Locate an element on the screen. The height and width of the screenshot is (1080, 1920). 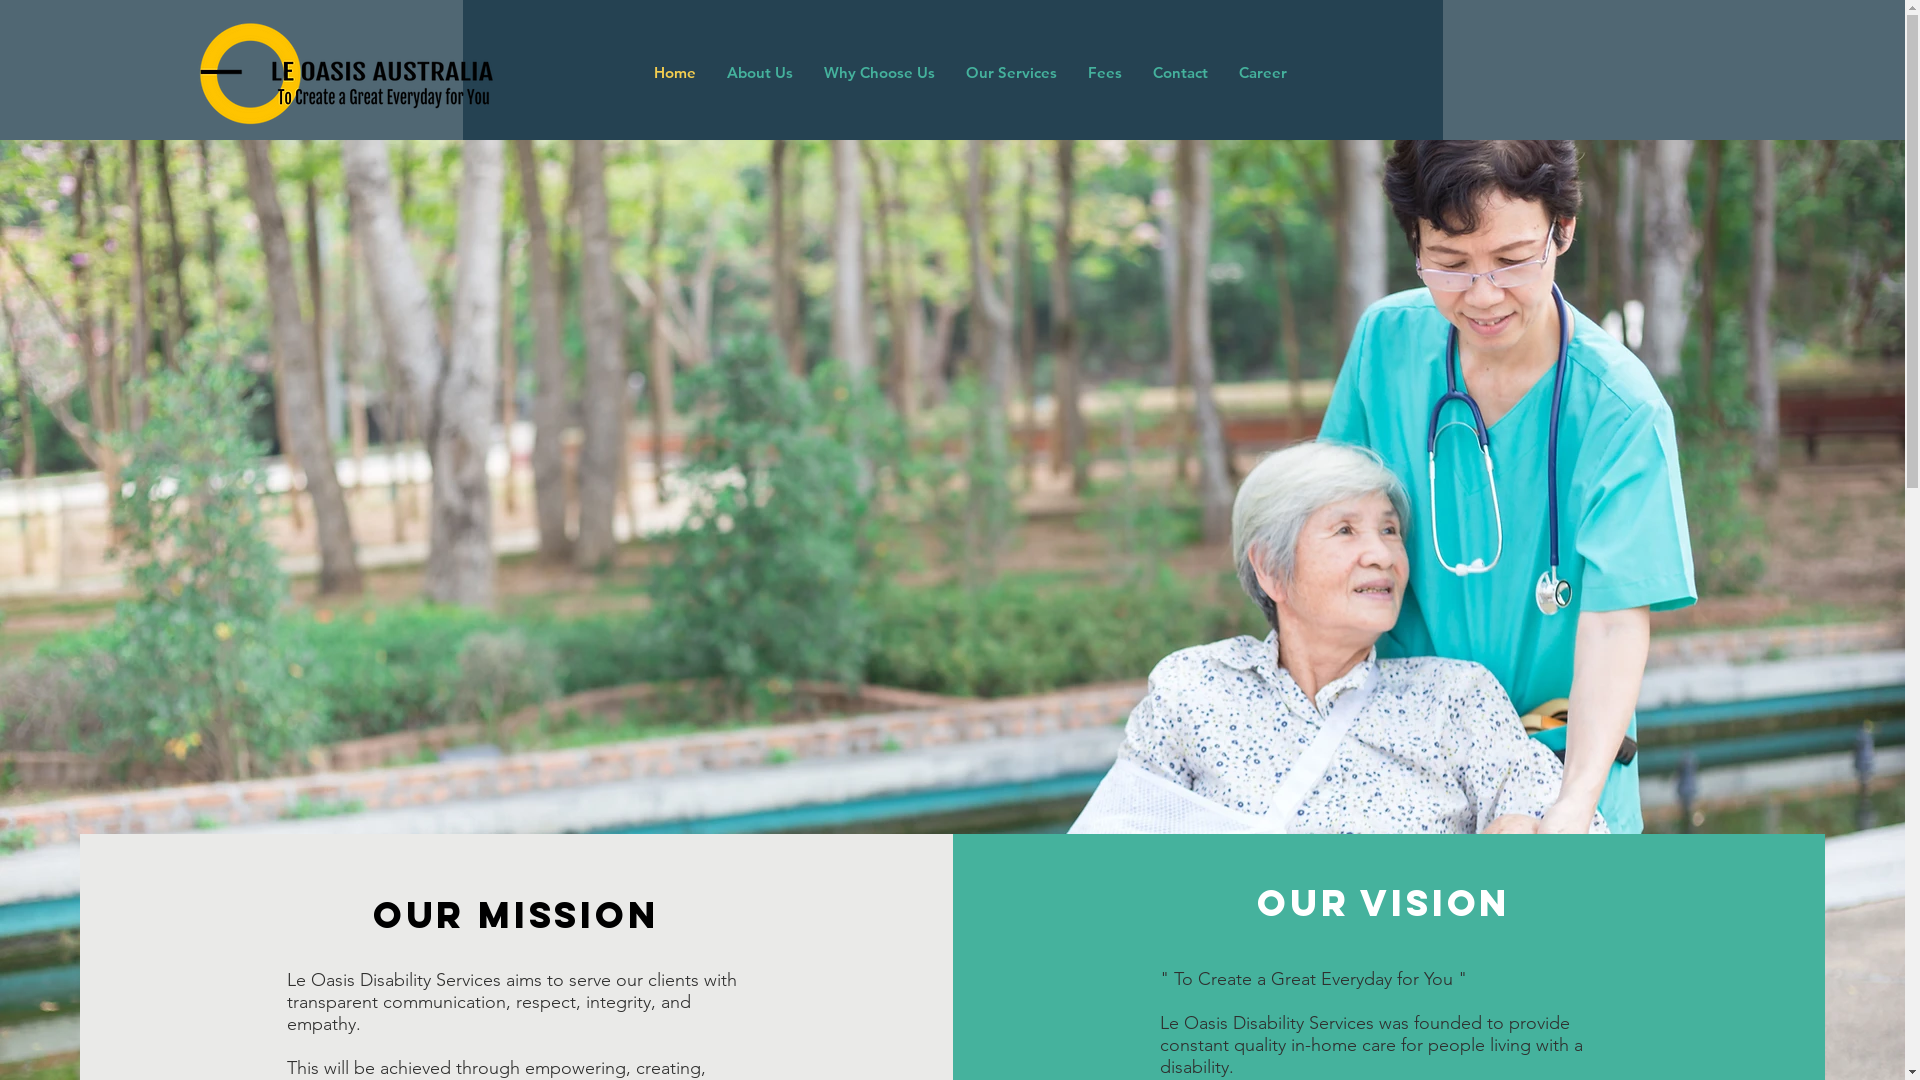
'Home' is located at coordinates (637, 72).